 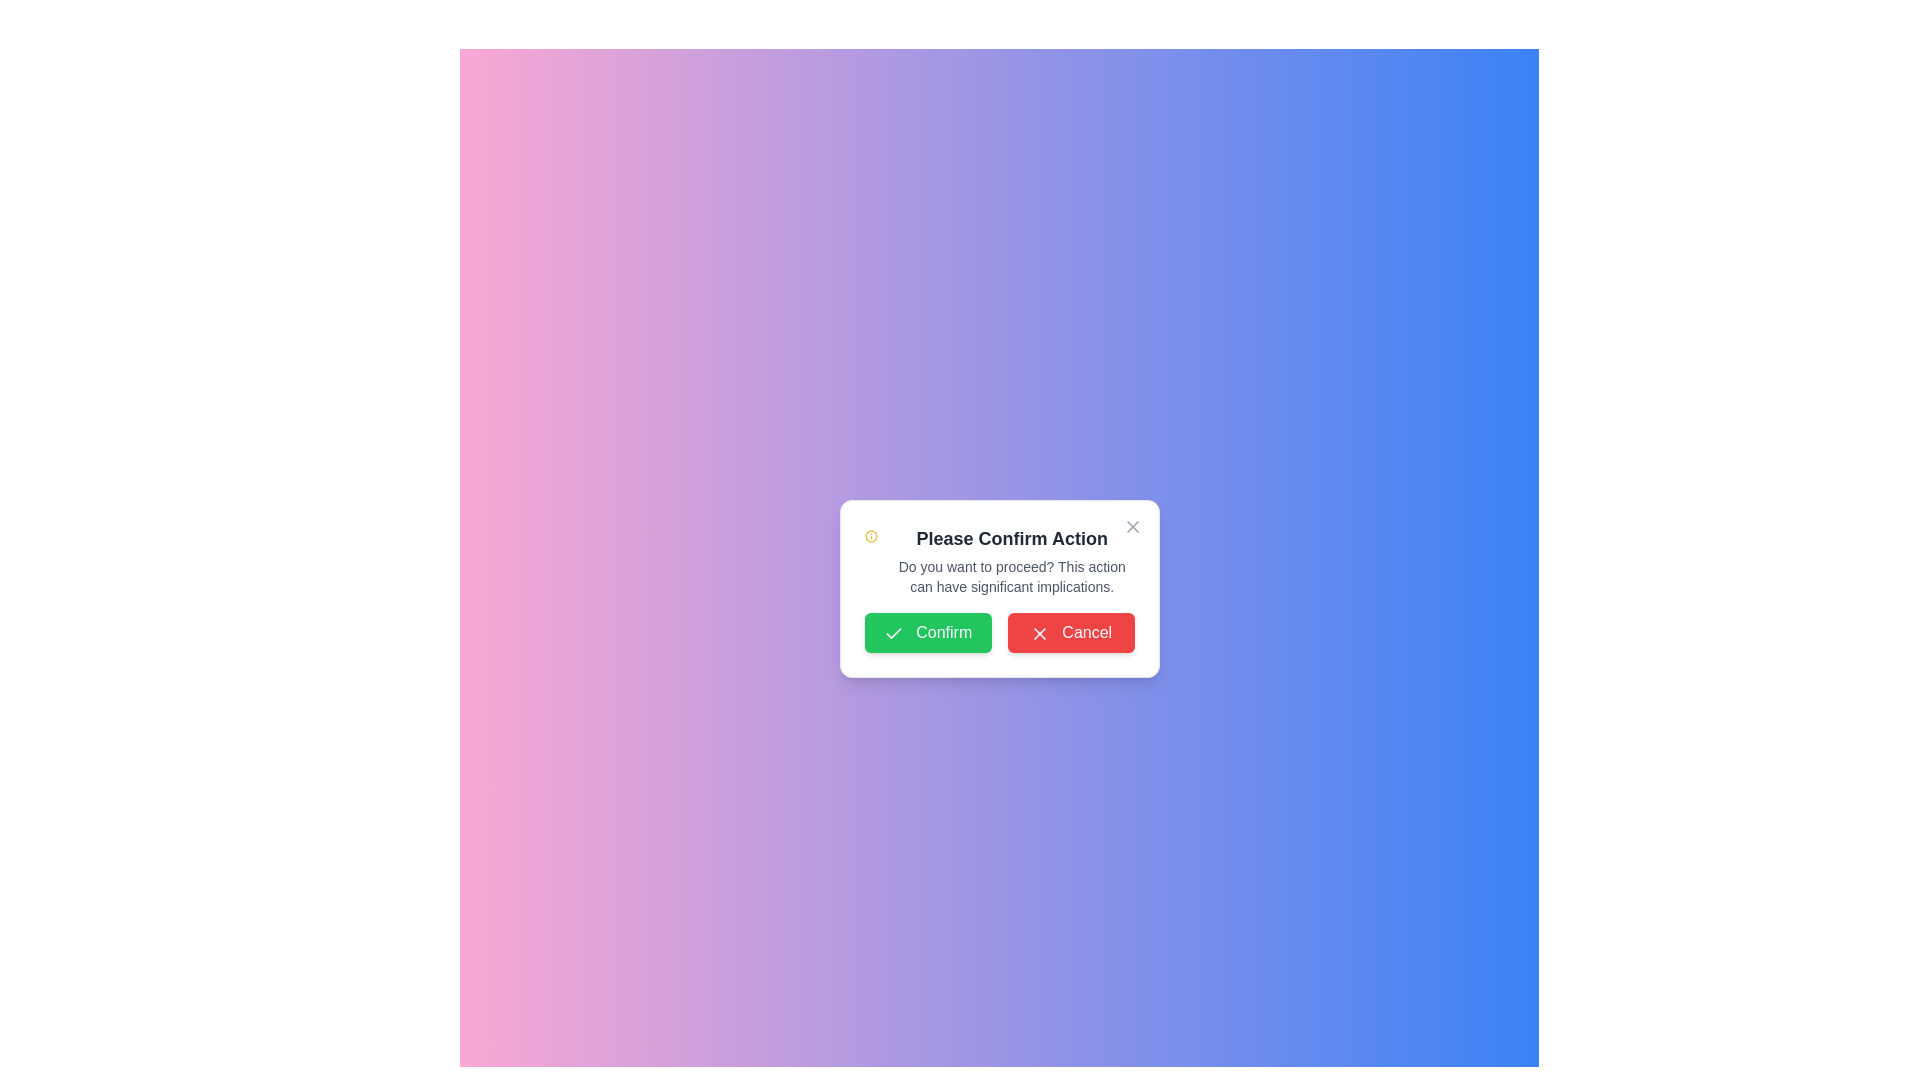 What do you see at coordinates (871, 535) in the screenshot?
I see `the outermost circular graphical element of the informational or warning icon located in the header section of the confirmation dialog, positioned on the left side of the title text` at bounding box center [871, 535].